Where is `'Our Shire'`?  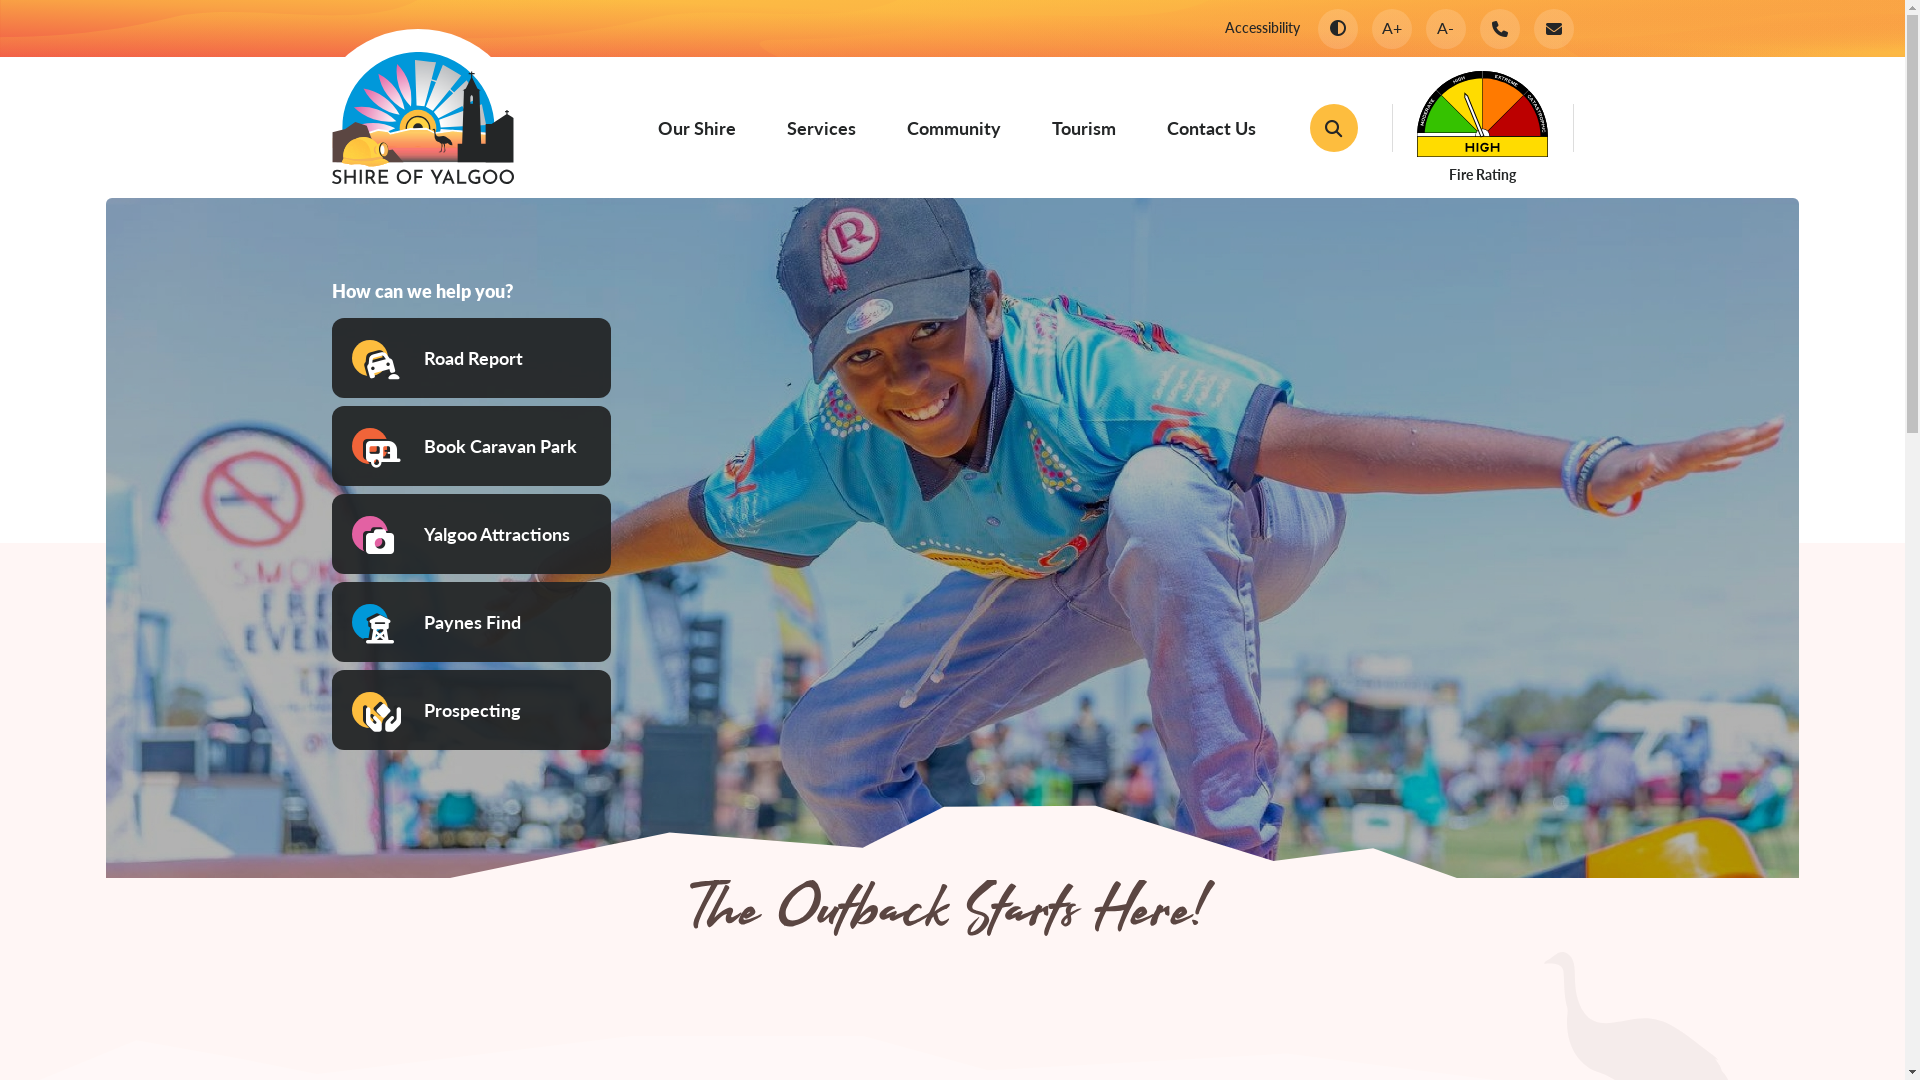
'Our Shire' is located at coordinates (696, 127).